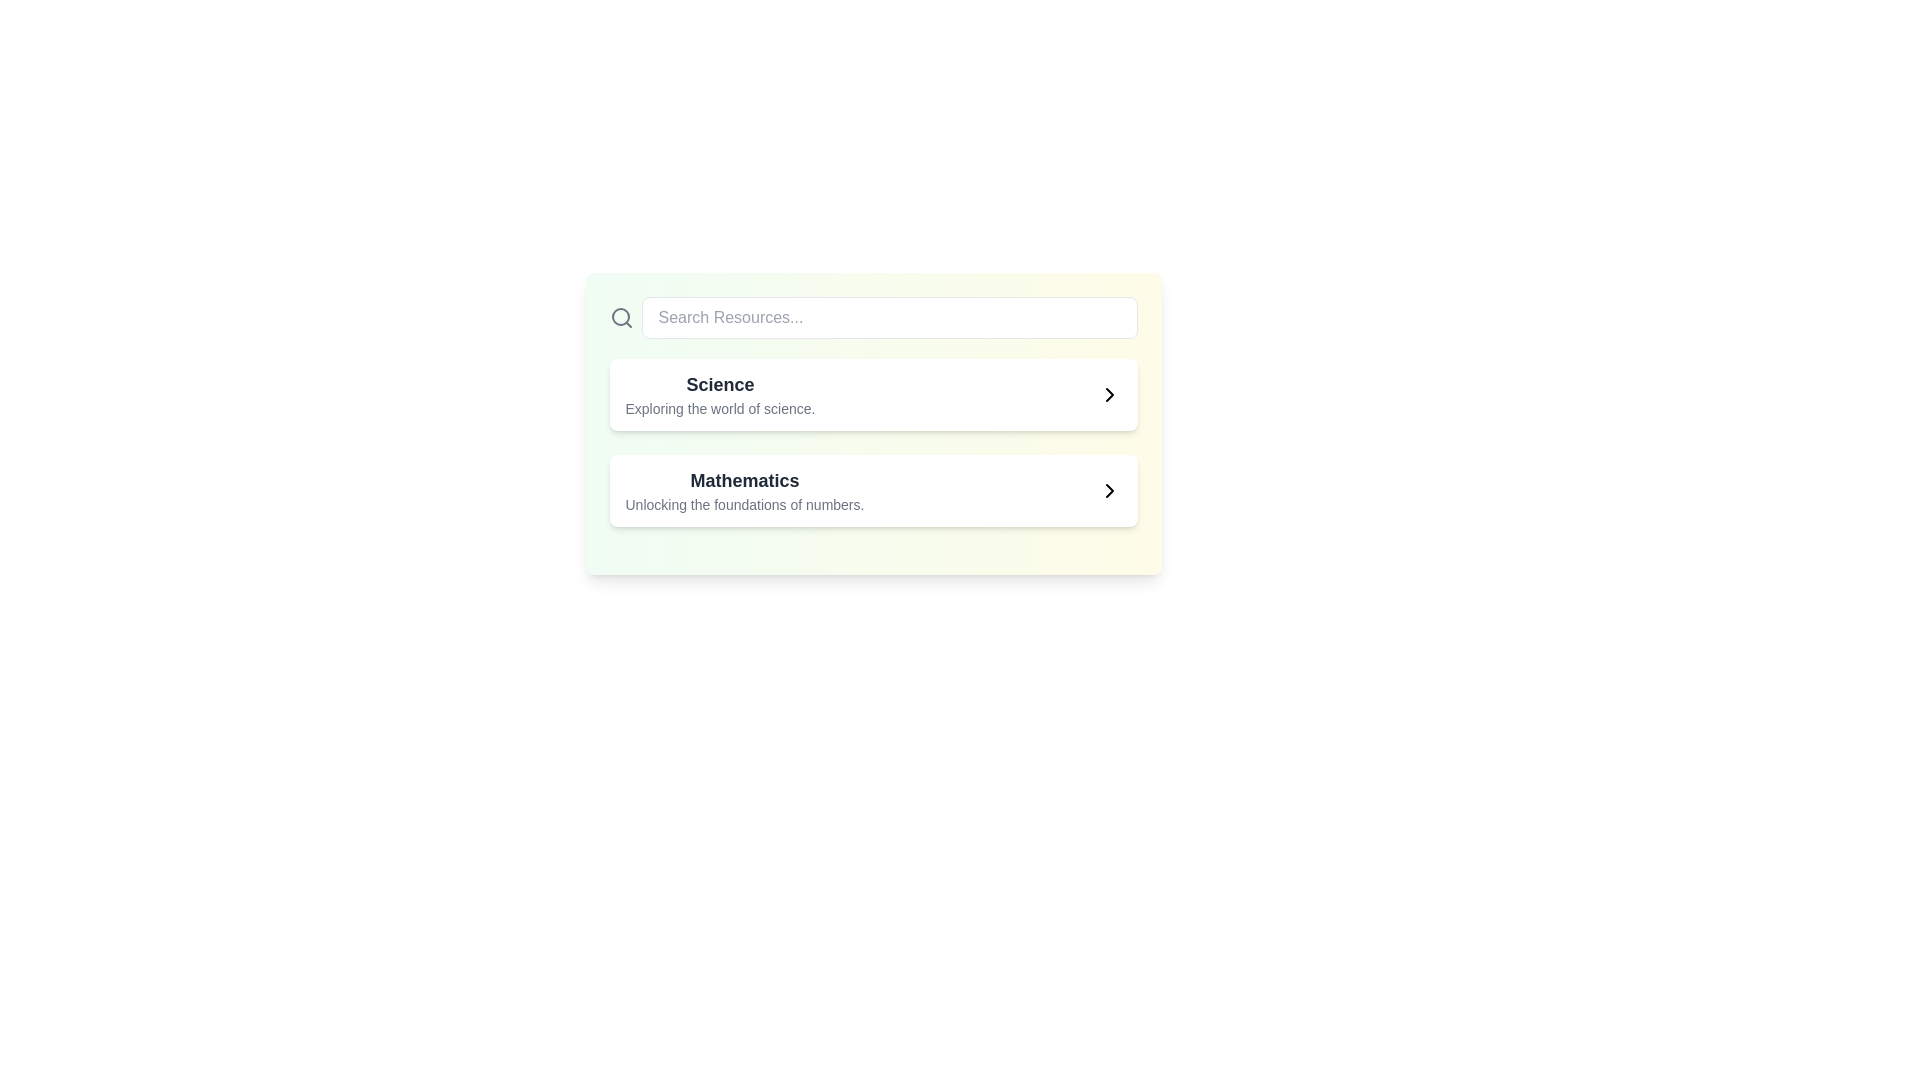 This screenshot has height=1080, width=1920. Describe the element at coordinates (1108, 490) in the screenshot. I see `the SVG icon located in the second row entry of the list aligned to the right side of the 'Mathematics' entry` at that location.